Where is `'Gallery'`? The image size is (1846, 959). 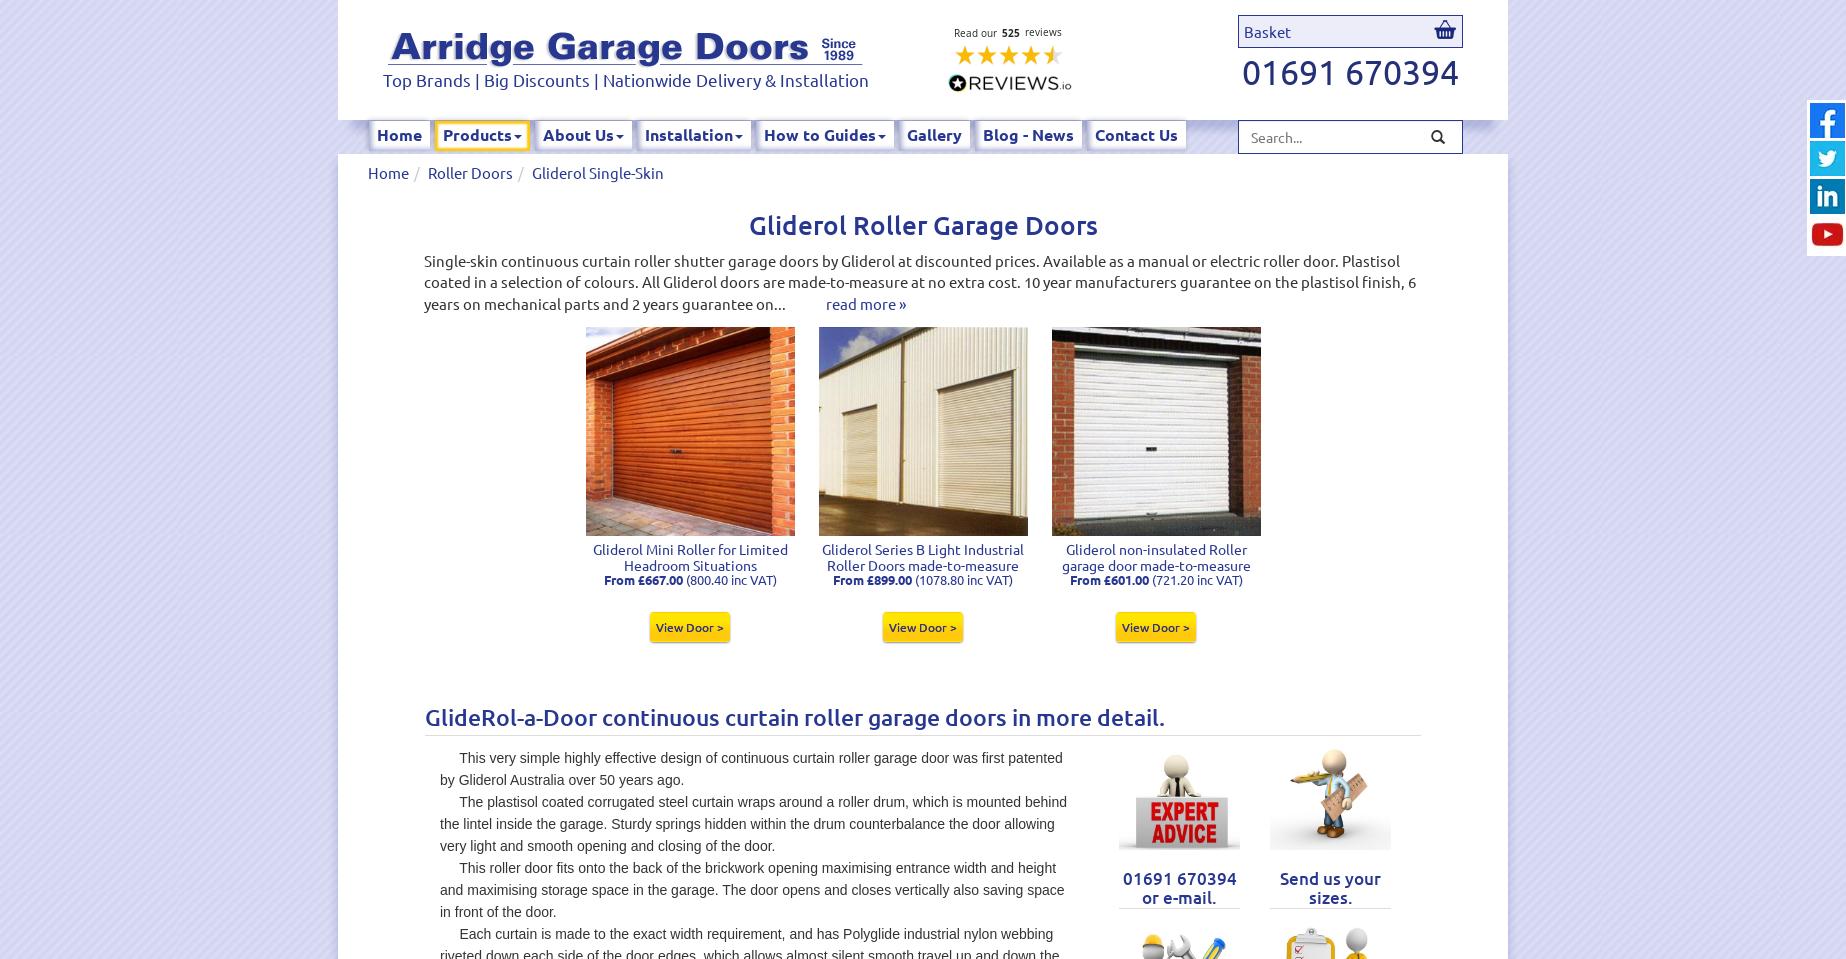 'Gallery' is located at coordinates (934, 134).